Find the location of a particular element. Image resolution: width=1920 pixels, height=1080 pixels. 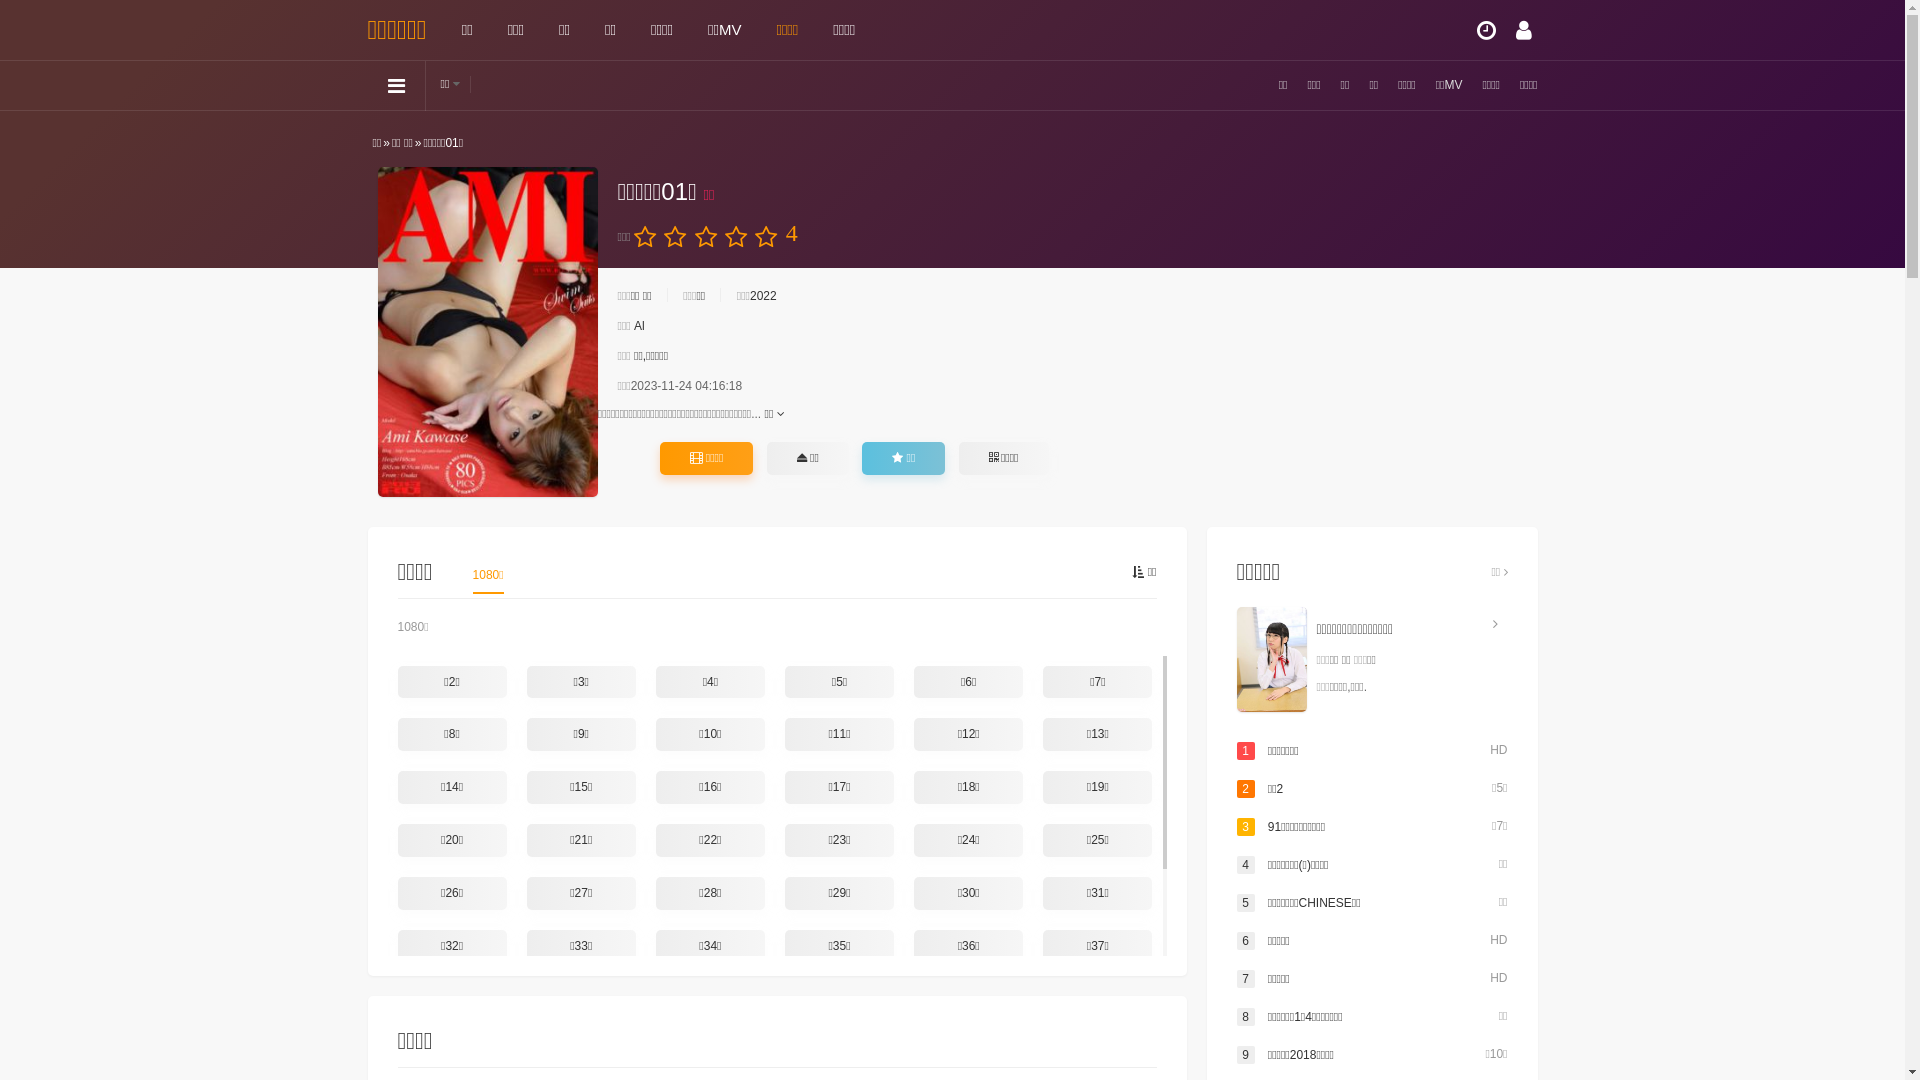

'2022' is located at coordinates (762, 296).